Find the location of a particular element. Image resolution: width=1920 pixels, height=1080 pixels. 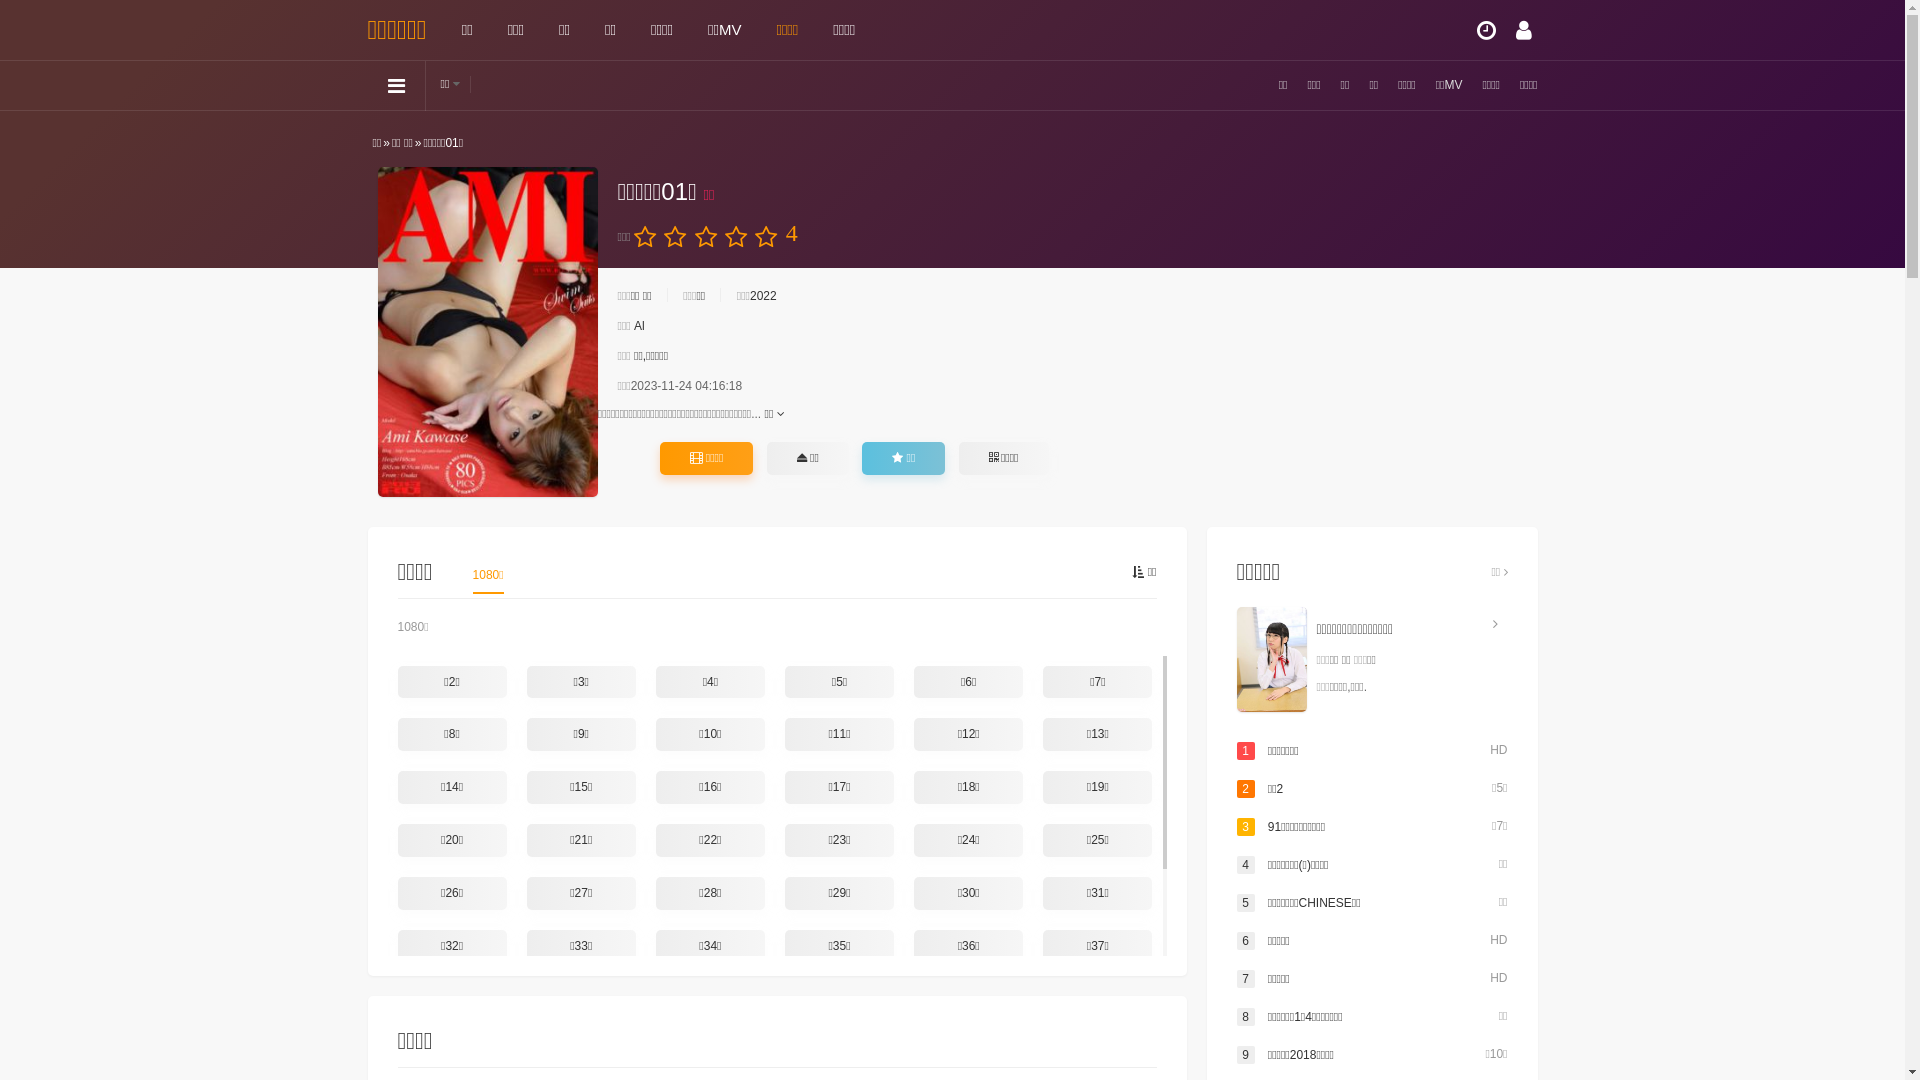

'2022' is located at coordinates (762, 296).